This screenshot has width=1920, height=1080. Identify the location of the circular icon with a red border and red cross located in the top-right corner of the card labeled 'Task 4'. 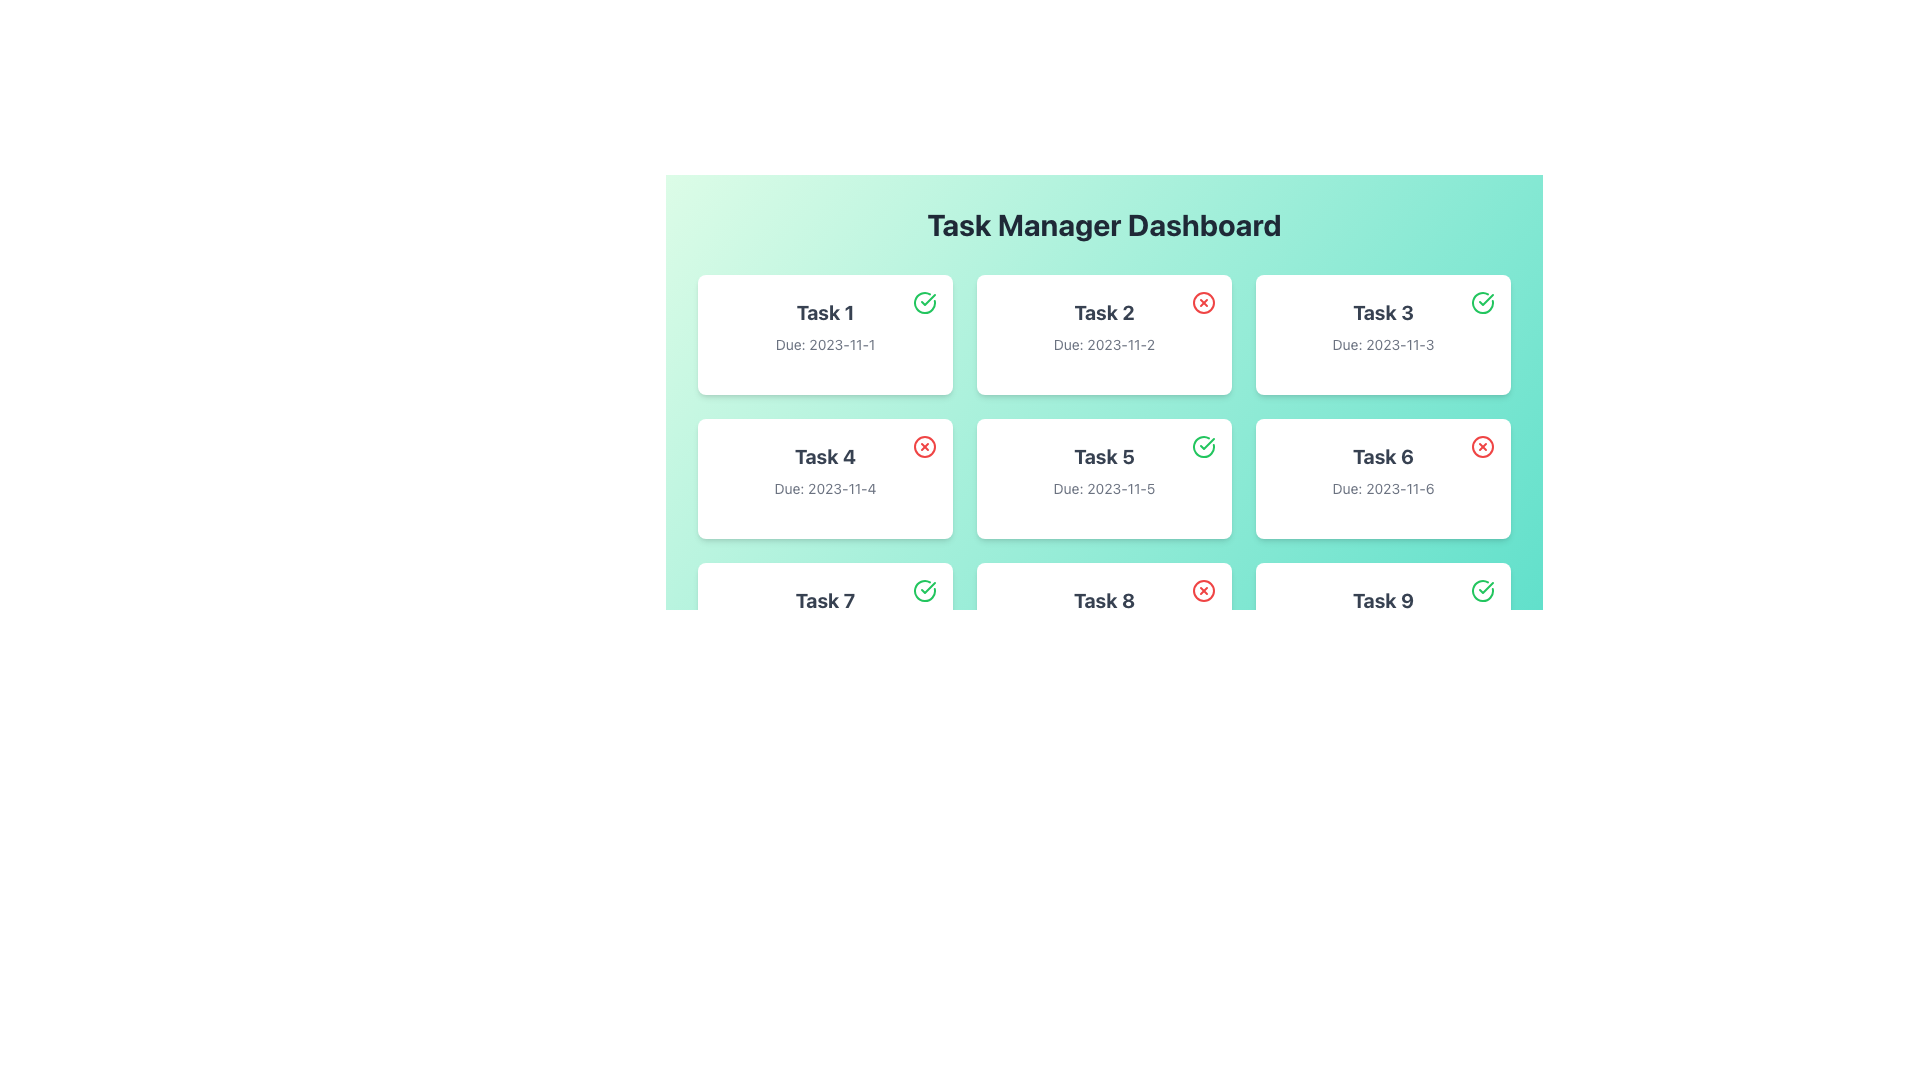
(924, 446).